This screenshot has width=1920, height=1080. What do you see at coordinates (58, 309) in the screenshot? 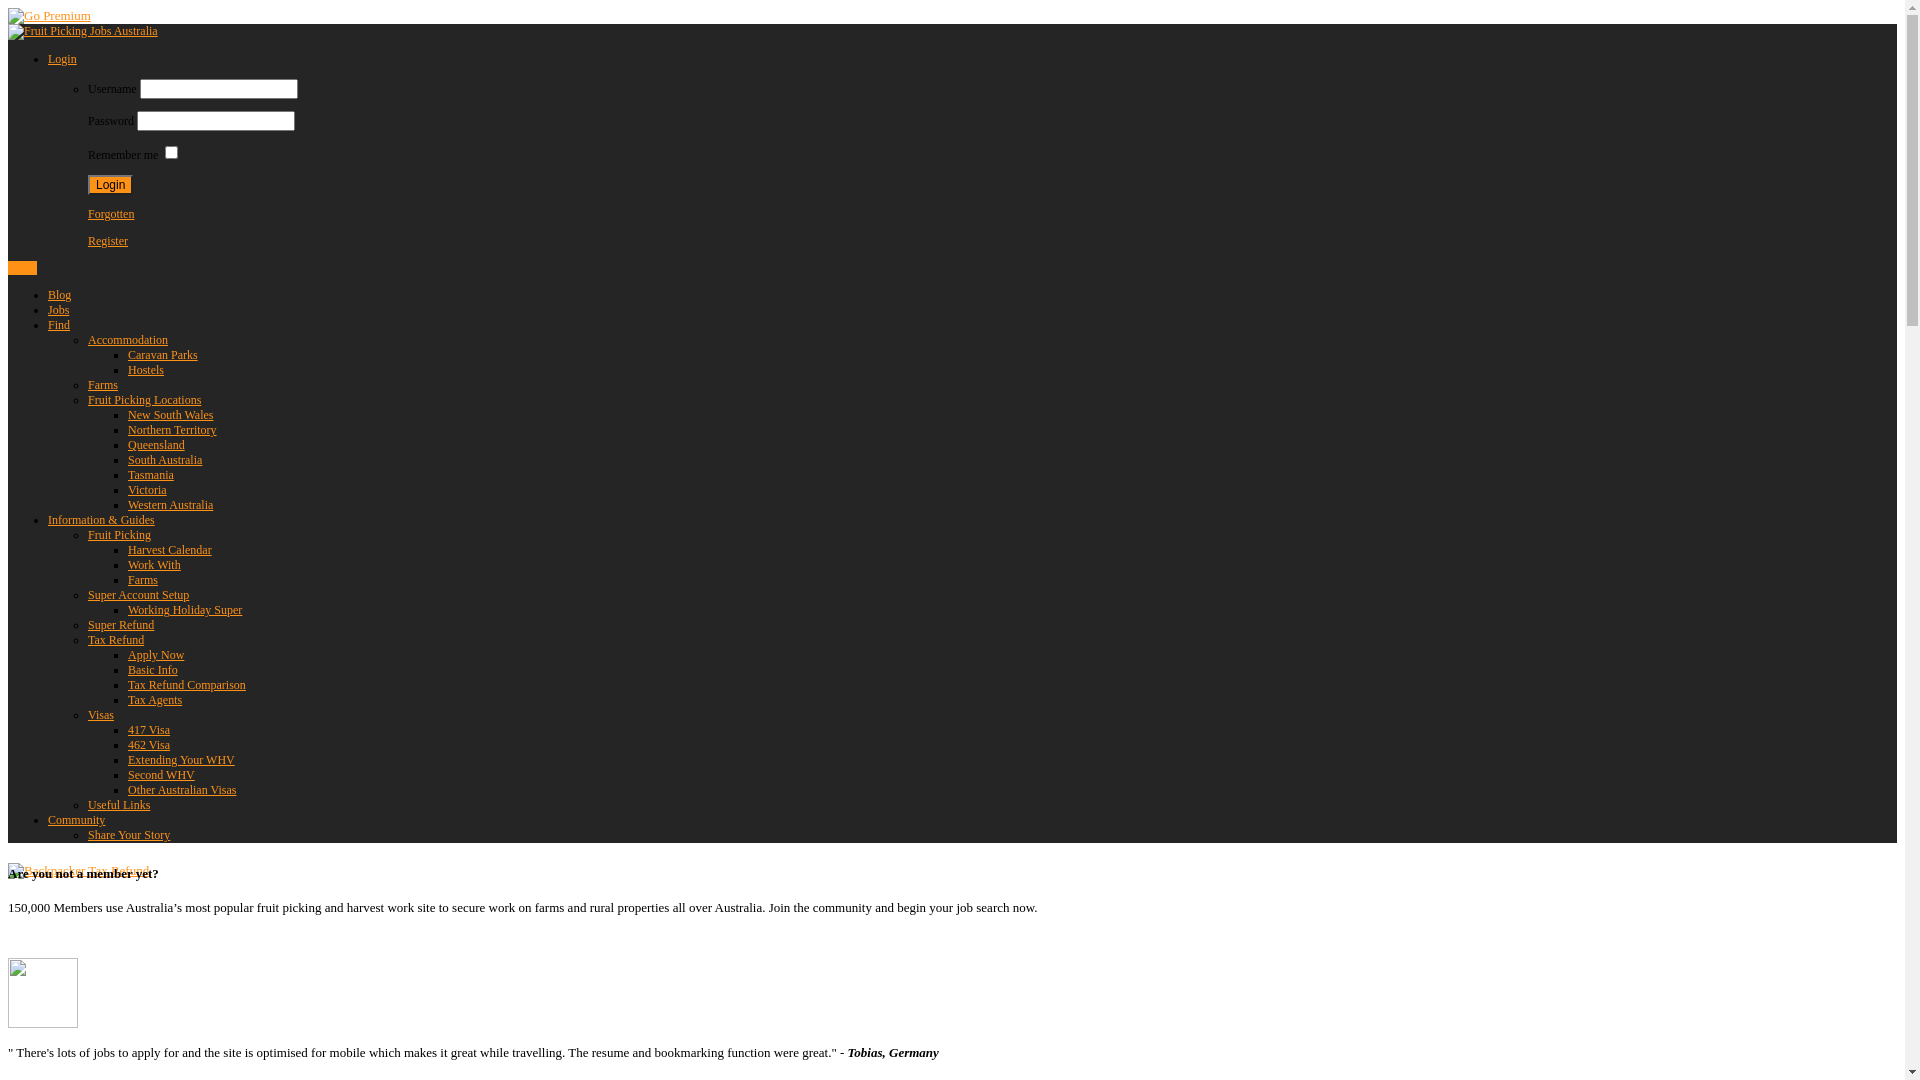
I see `'Jobs'` at bounding box center [58, 309].